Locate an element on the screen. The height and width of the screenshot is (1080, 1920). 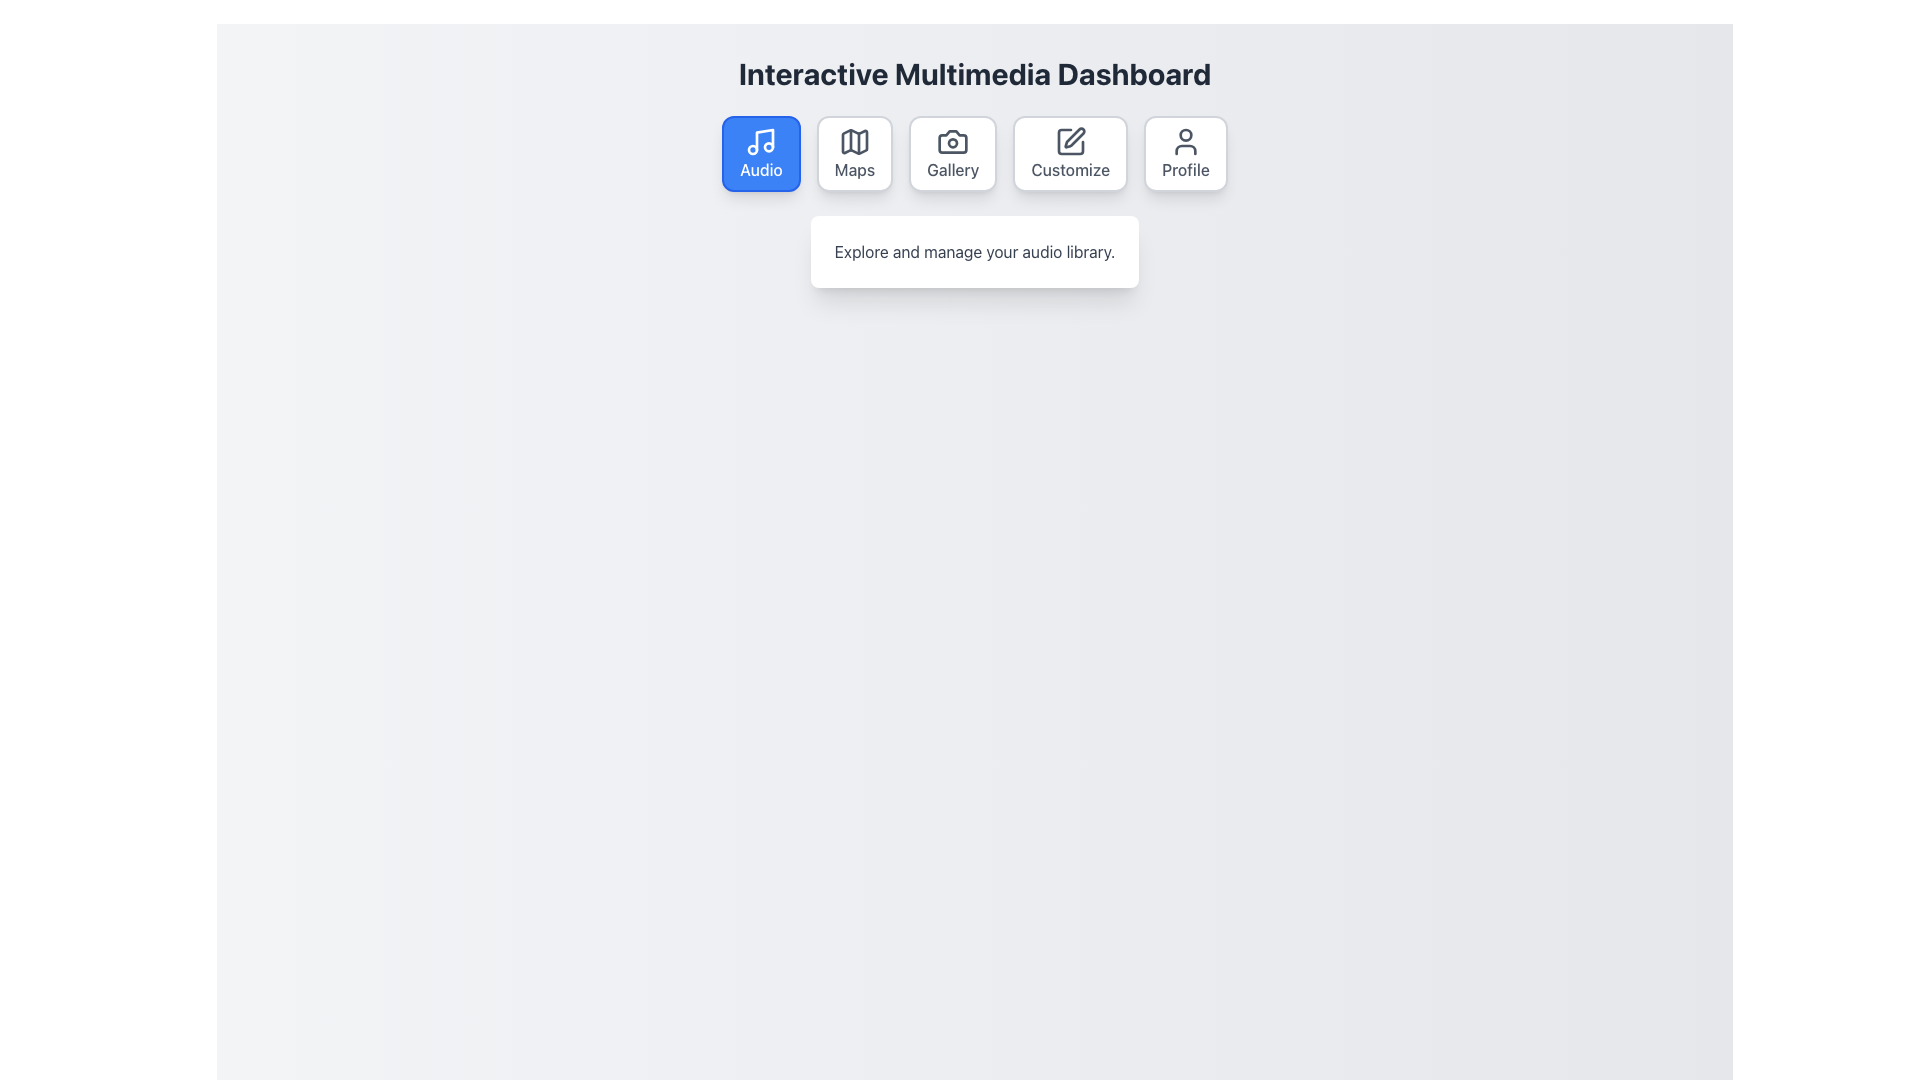
the 'Maps' navigation button, which is the second card in a row of options beneath the 'Interactive Multimedia Dashboard' title is located at coordinates (854, 153).